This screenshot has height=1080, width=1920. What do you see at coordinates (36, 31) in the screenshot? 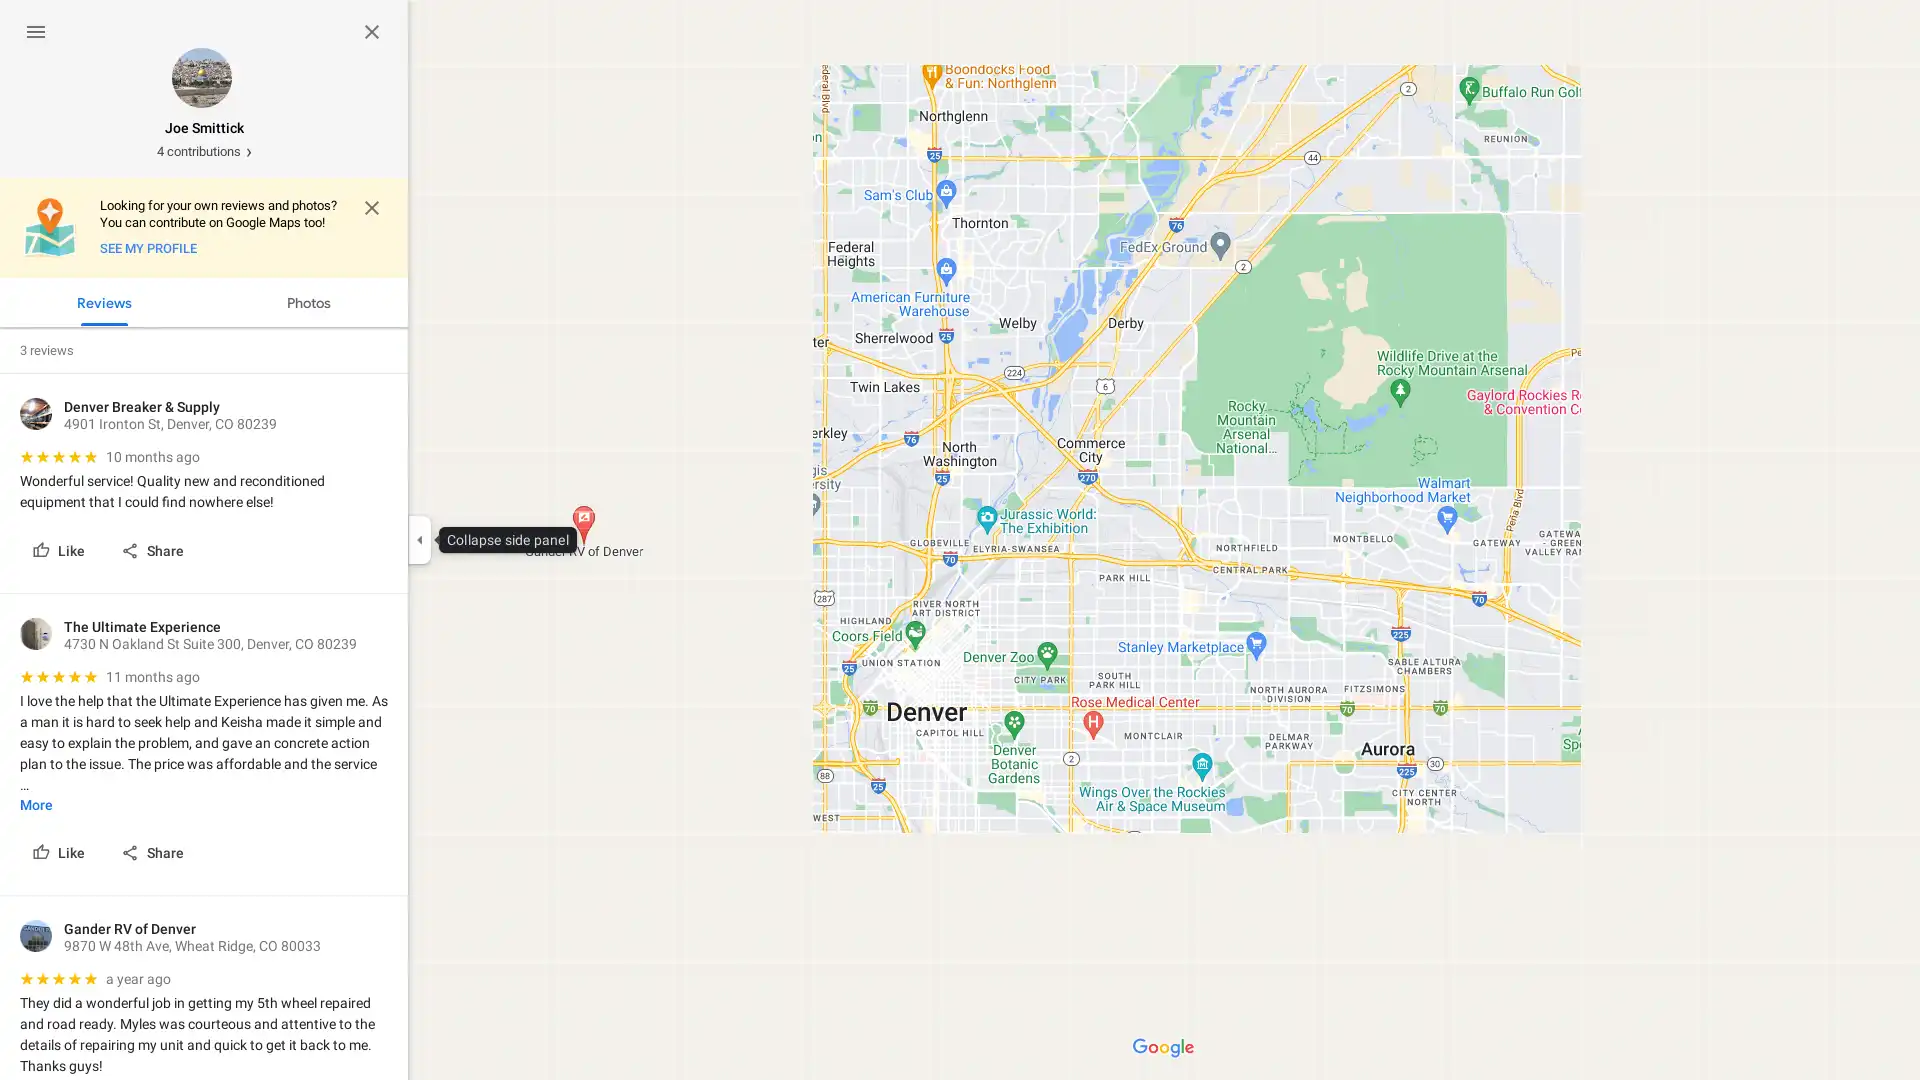
I see `Menu` at bounding box center [36, 31].